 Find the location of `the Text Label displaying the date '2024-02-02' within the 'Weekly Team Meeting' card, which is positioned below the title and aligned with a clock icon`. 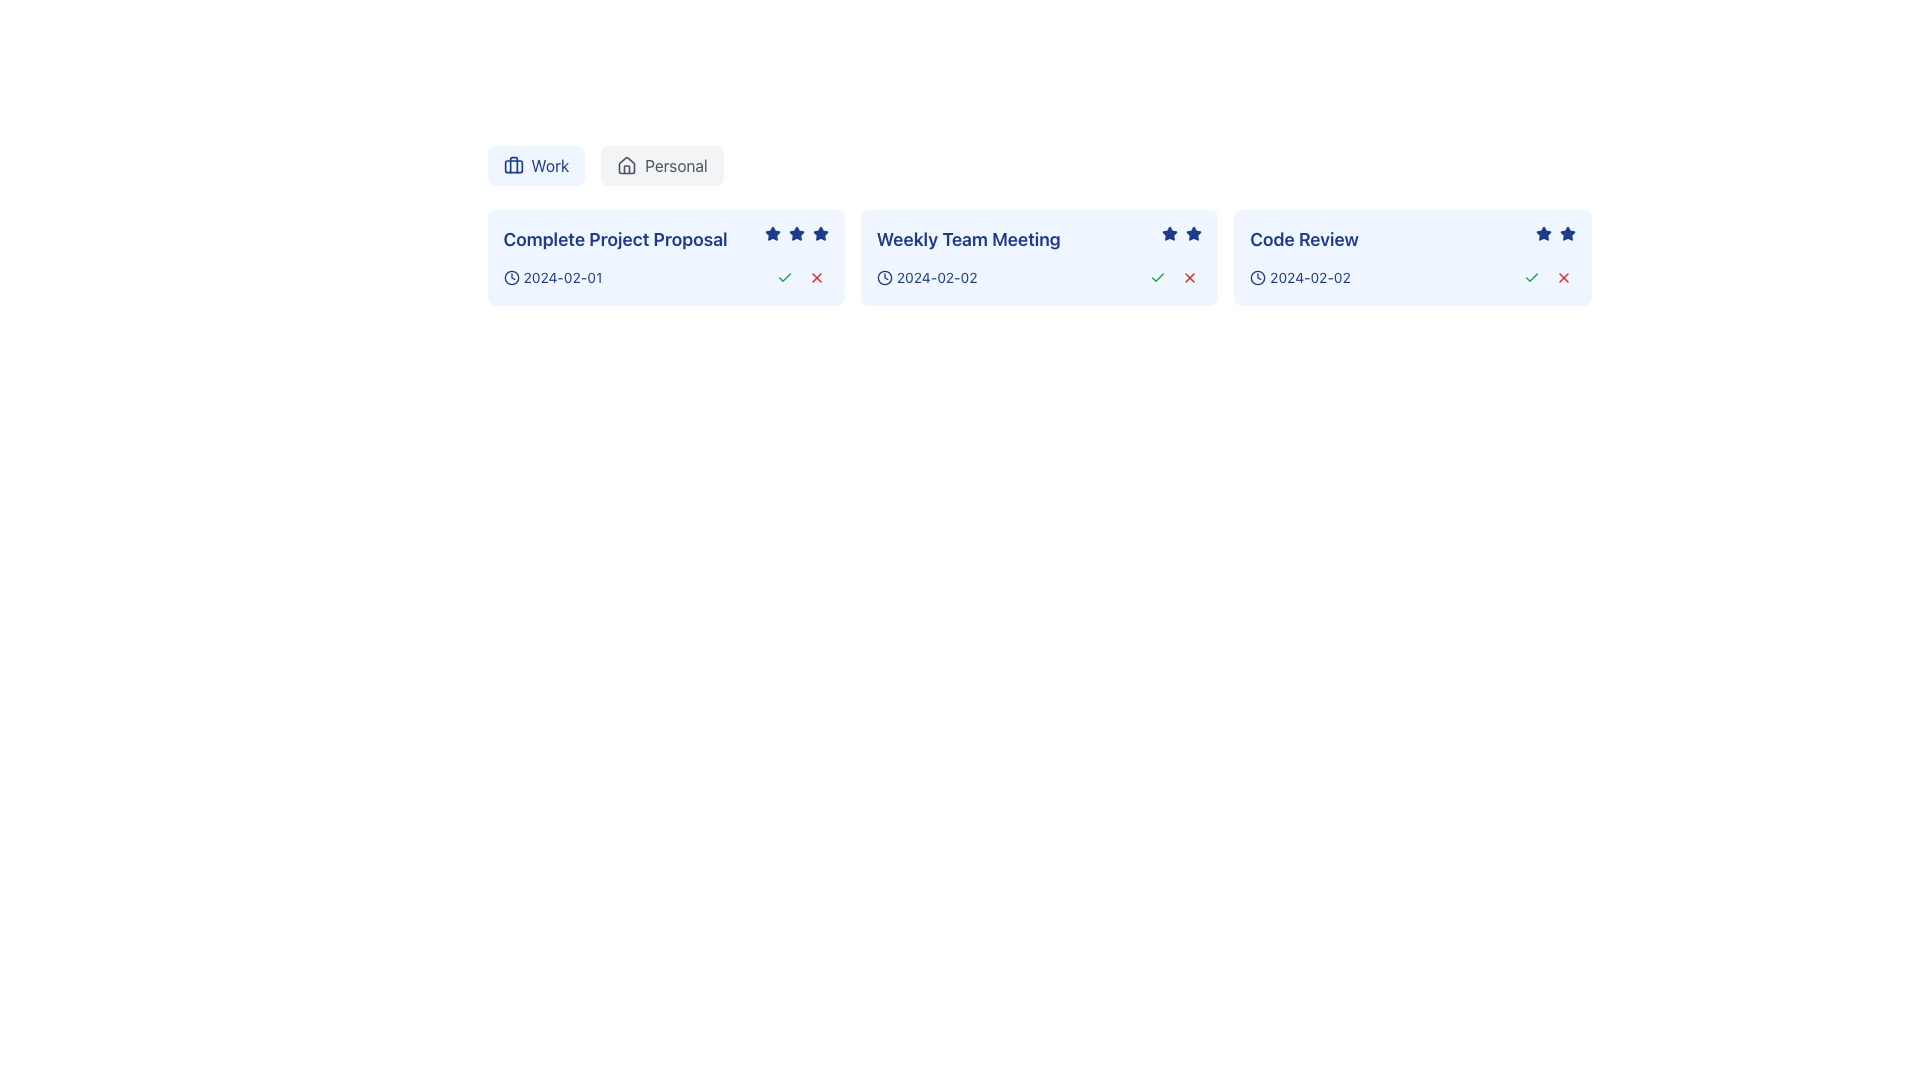

the Text Label displaying the date '2024-02-02' within the 'Weekly Team Meeting' card, which is positioned below the title and aligned with a clock icon is located at coordinates (936, 277).